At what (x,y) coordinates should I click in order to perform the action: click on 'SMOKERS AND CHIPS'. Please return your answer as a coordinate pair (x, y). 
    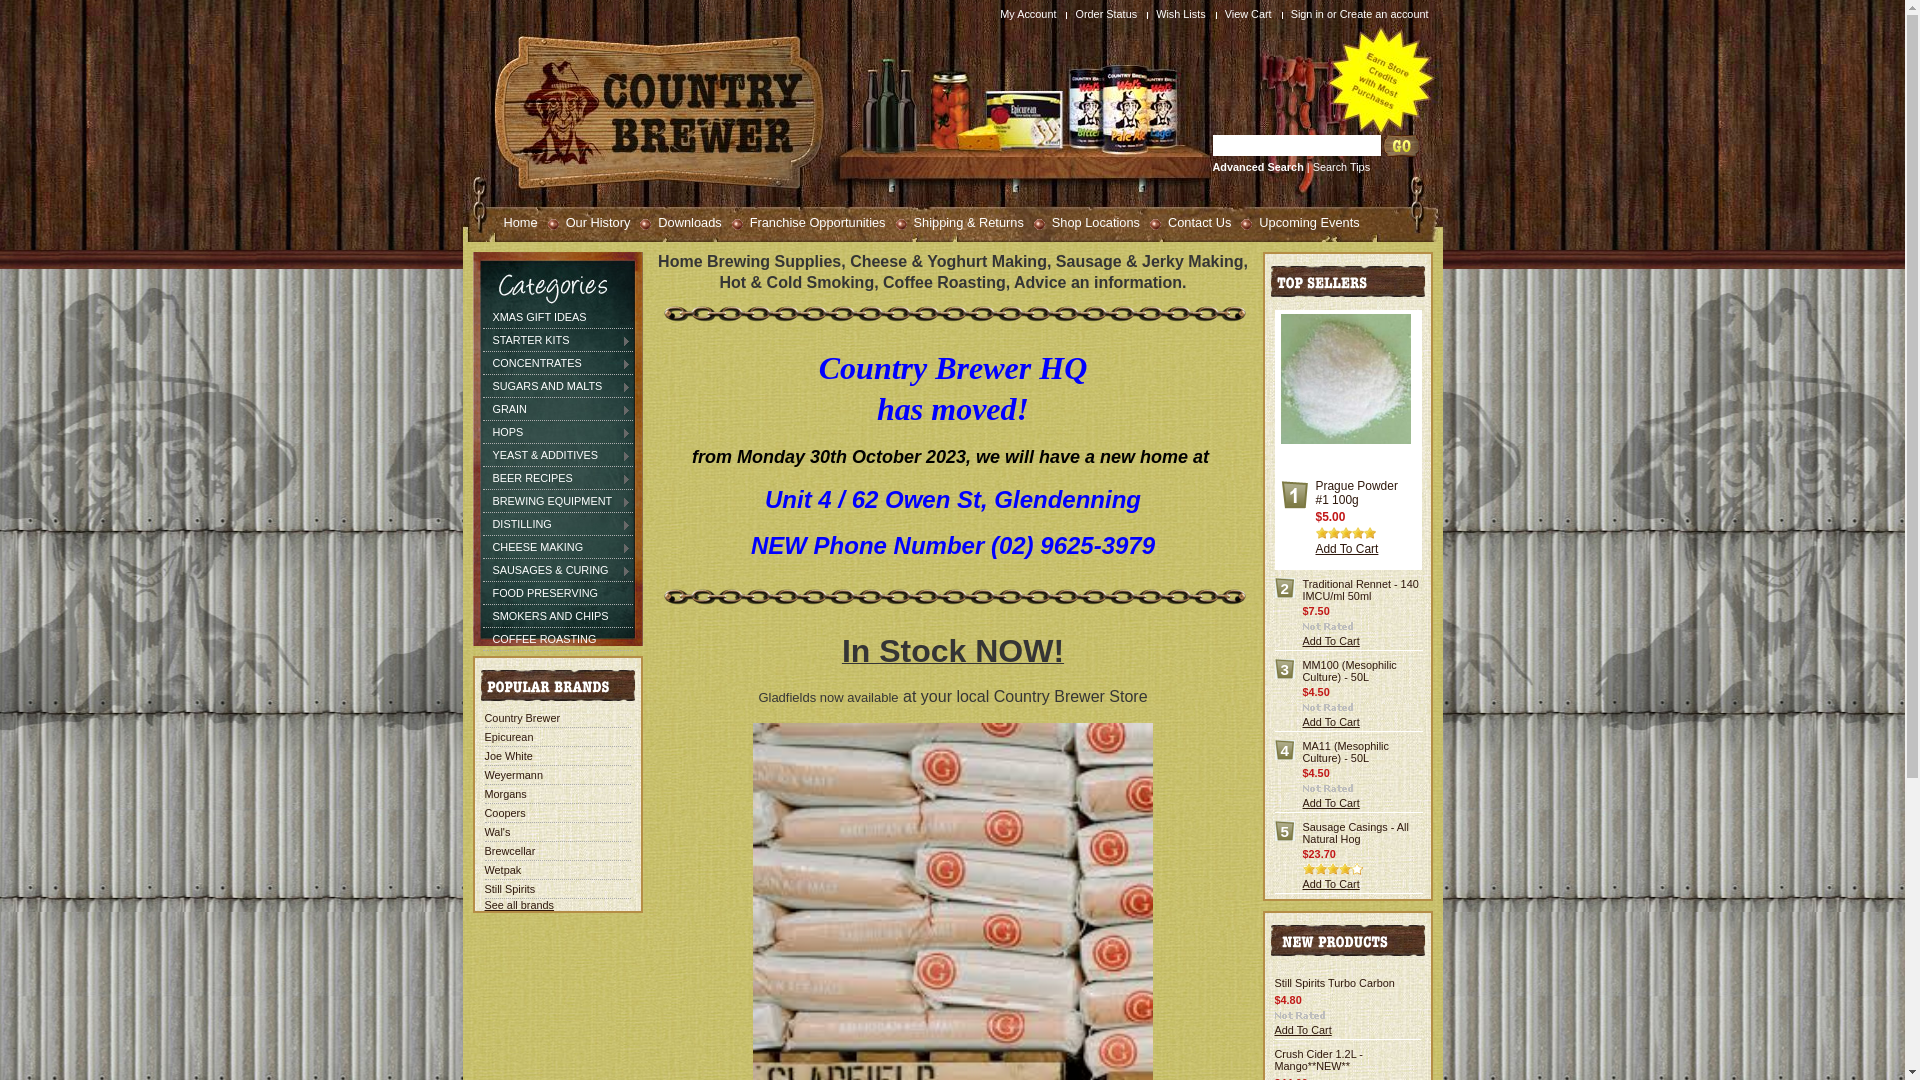
    Looking at the image, I should click on (556, 615).